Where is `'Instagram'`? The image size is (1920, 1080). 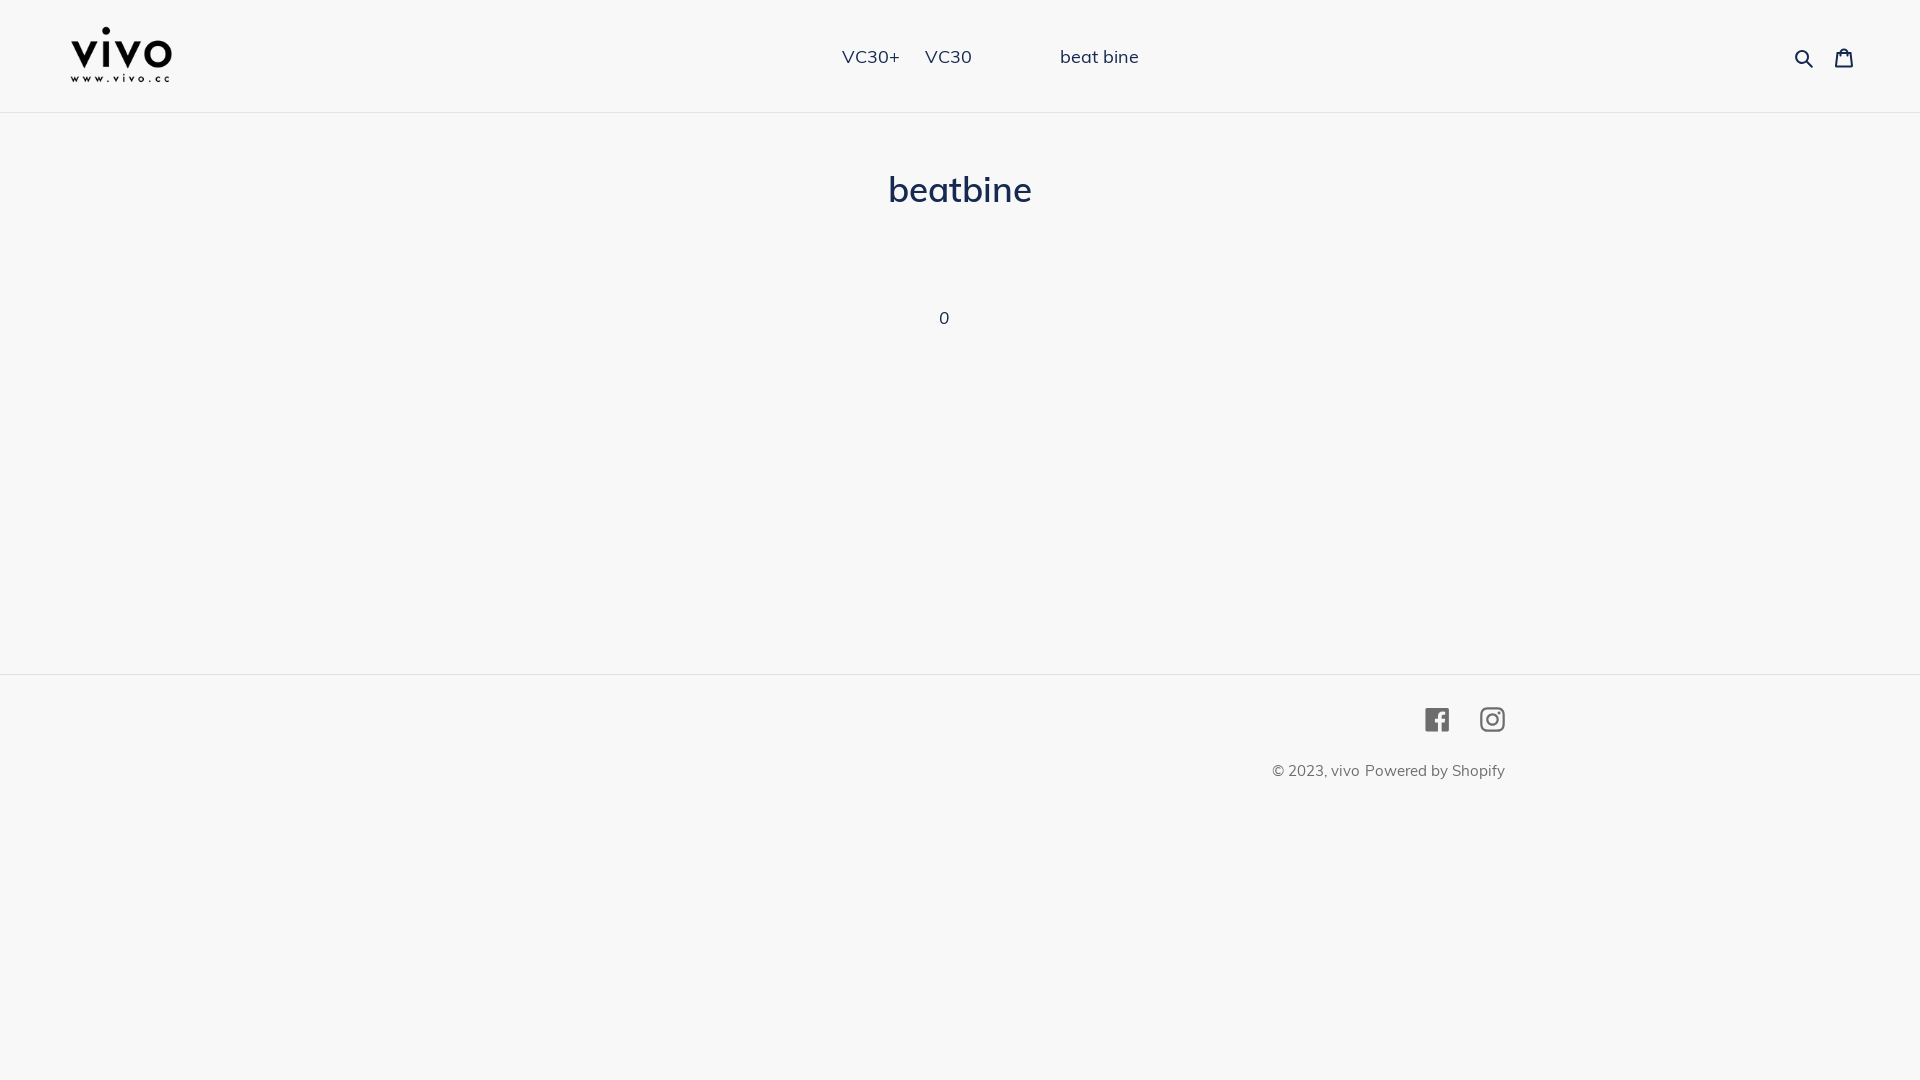 'Instagram' is located at coordinates (1492, 716).